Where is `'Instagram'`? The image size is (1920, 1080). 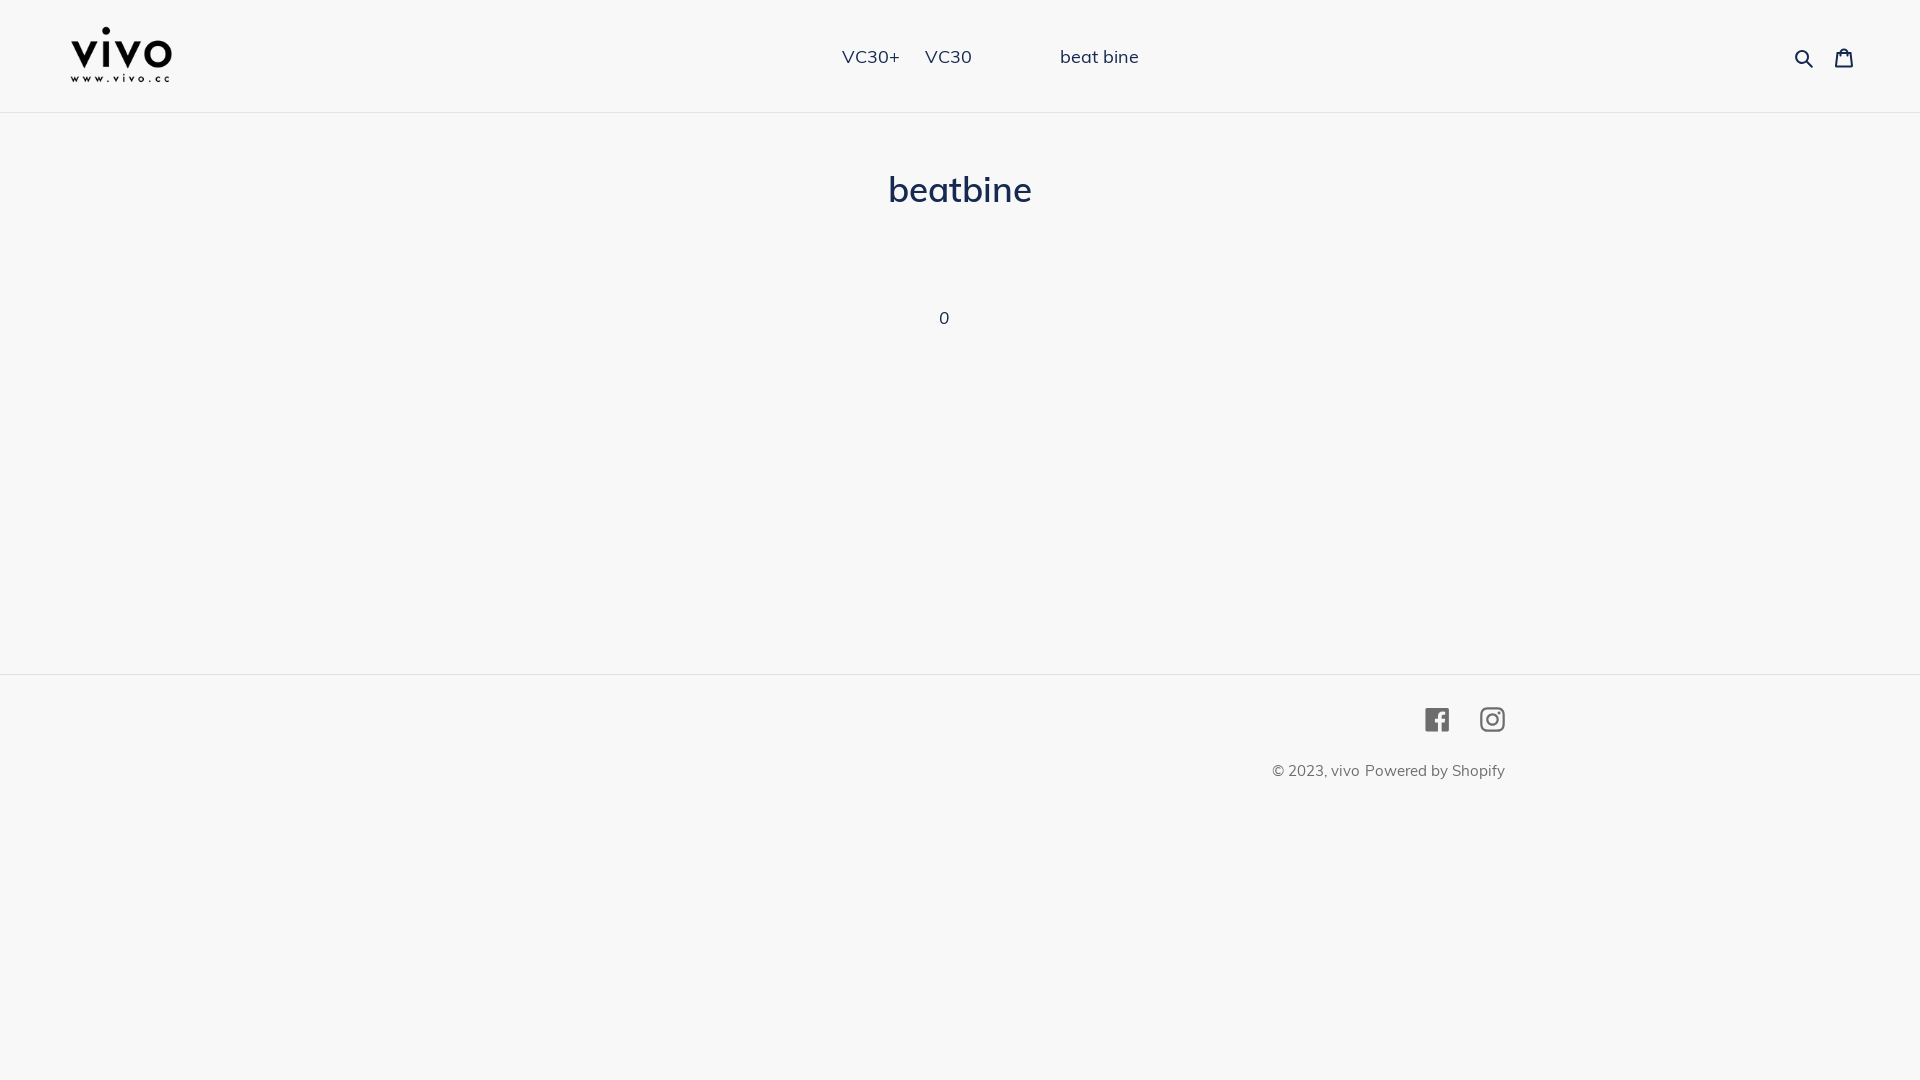 'Instagram' is located at coordinates (1492, 716).